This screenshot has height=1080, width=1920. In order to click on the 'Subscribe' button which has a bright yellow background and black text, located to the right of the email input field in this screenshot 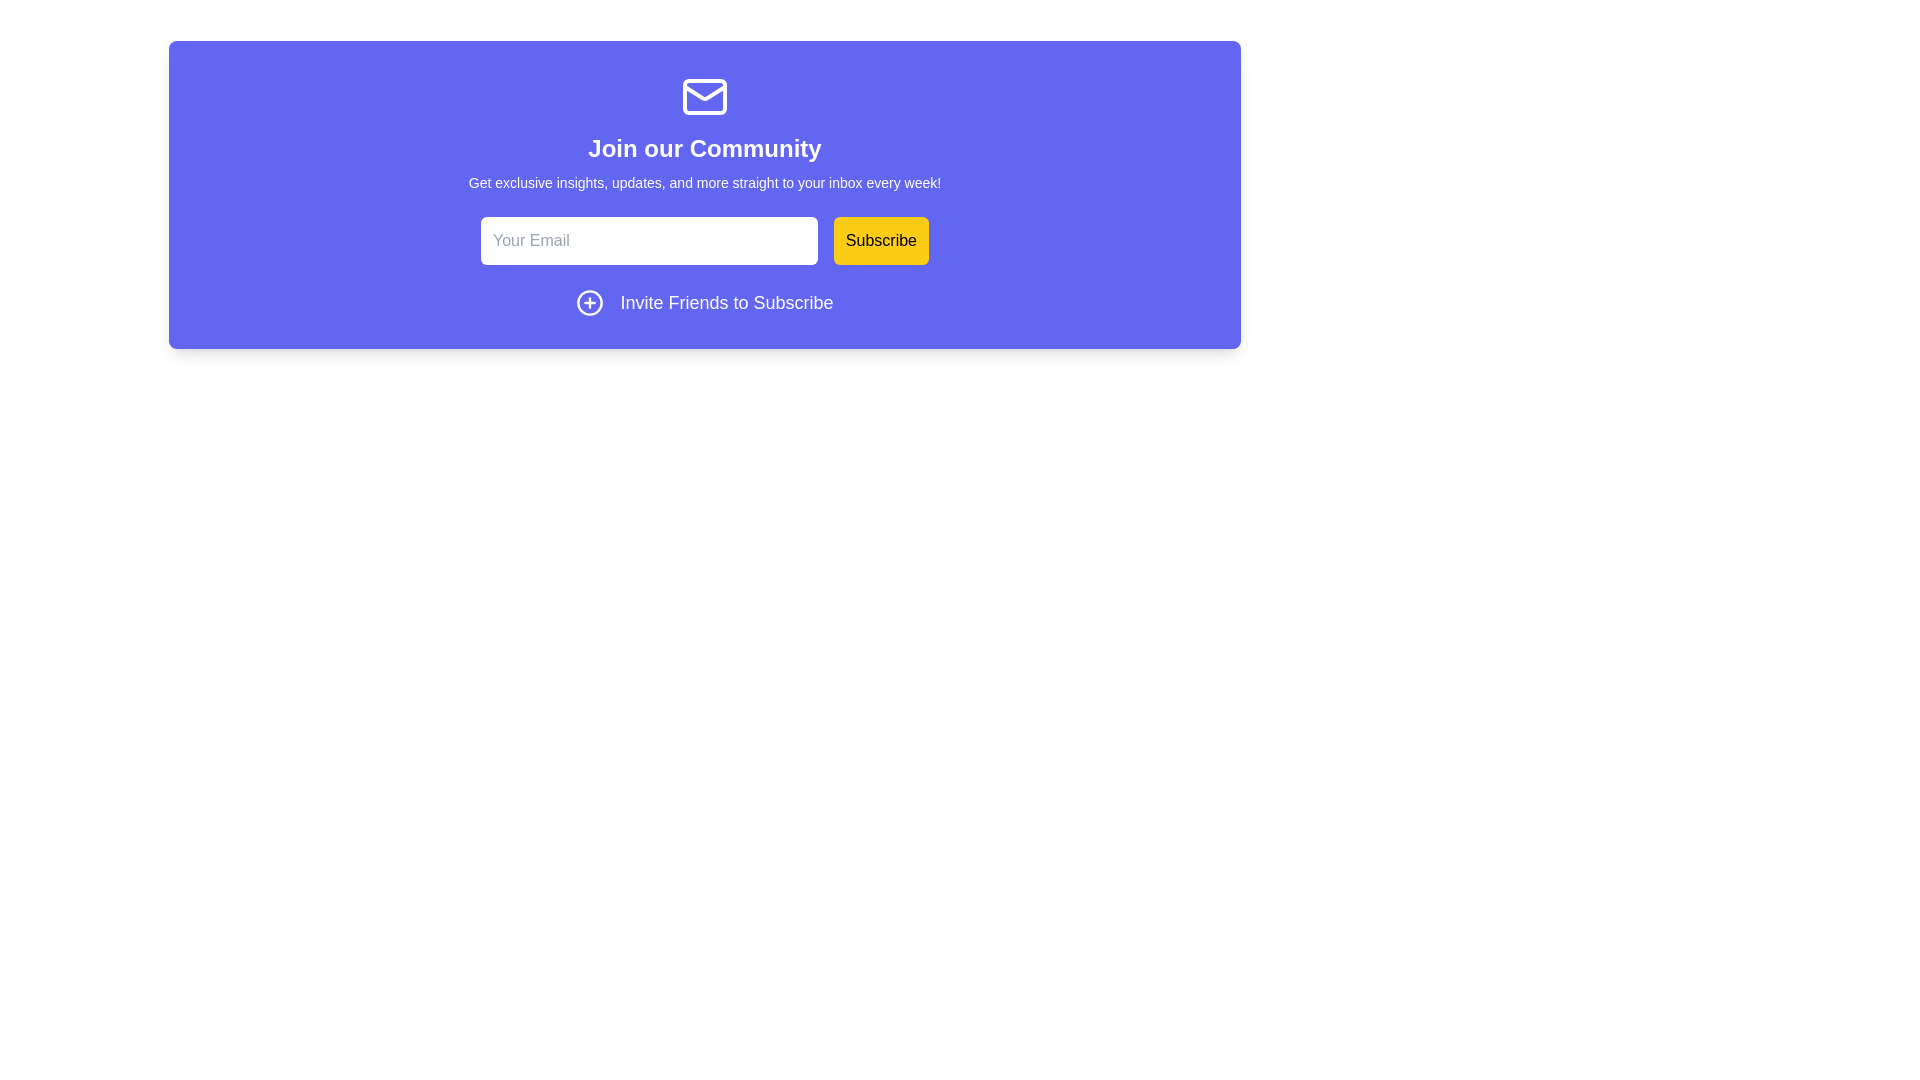, I will do `click(880, 239)`.